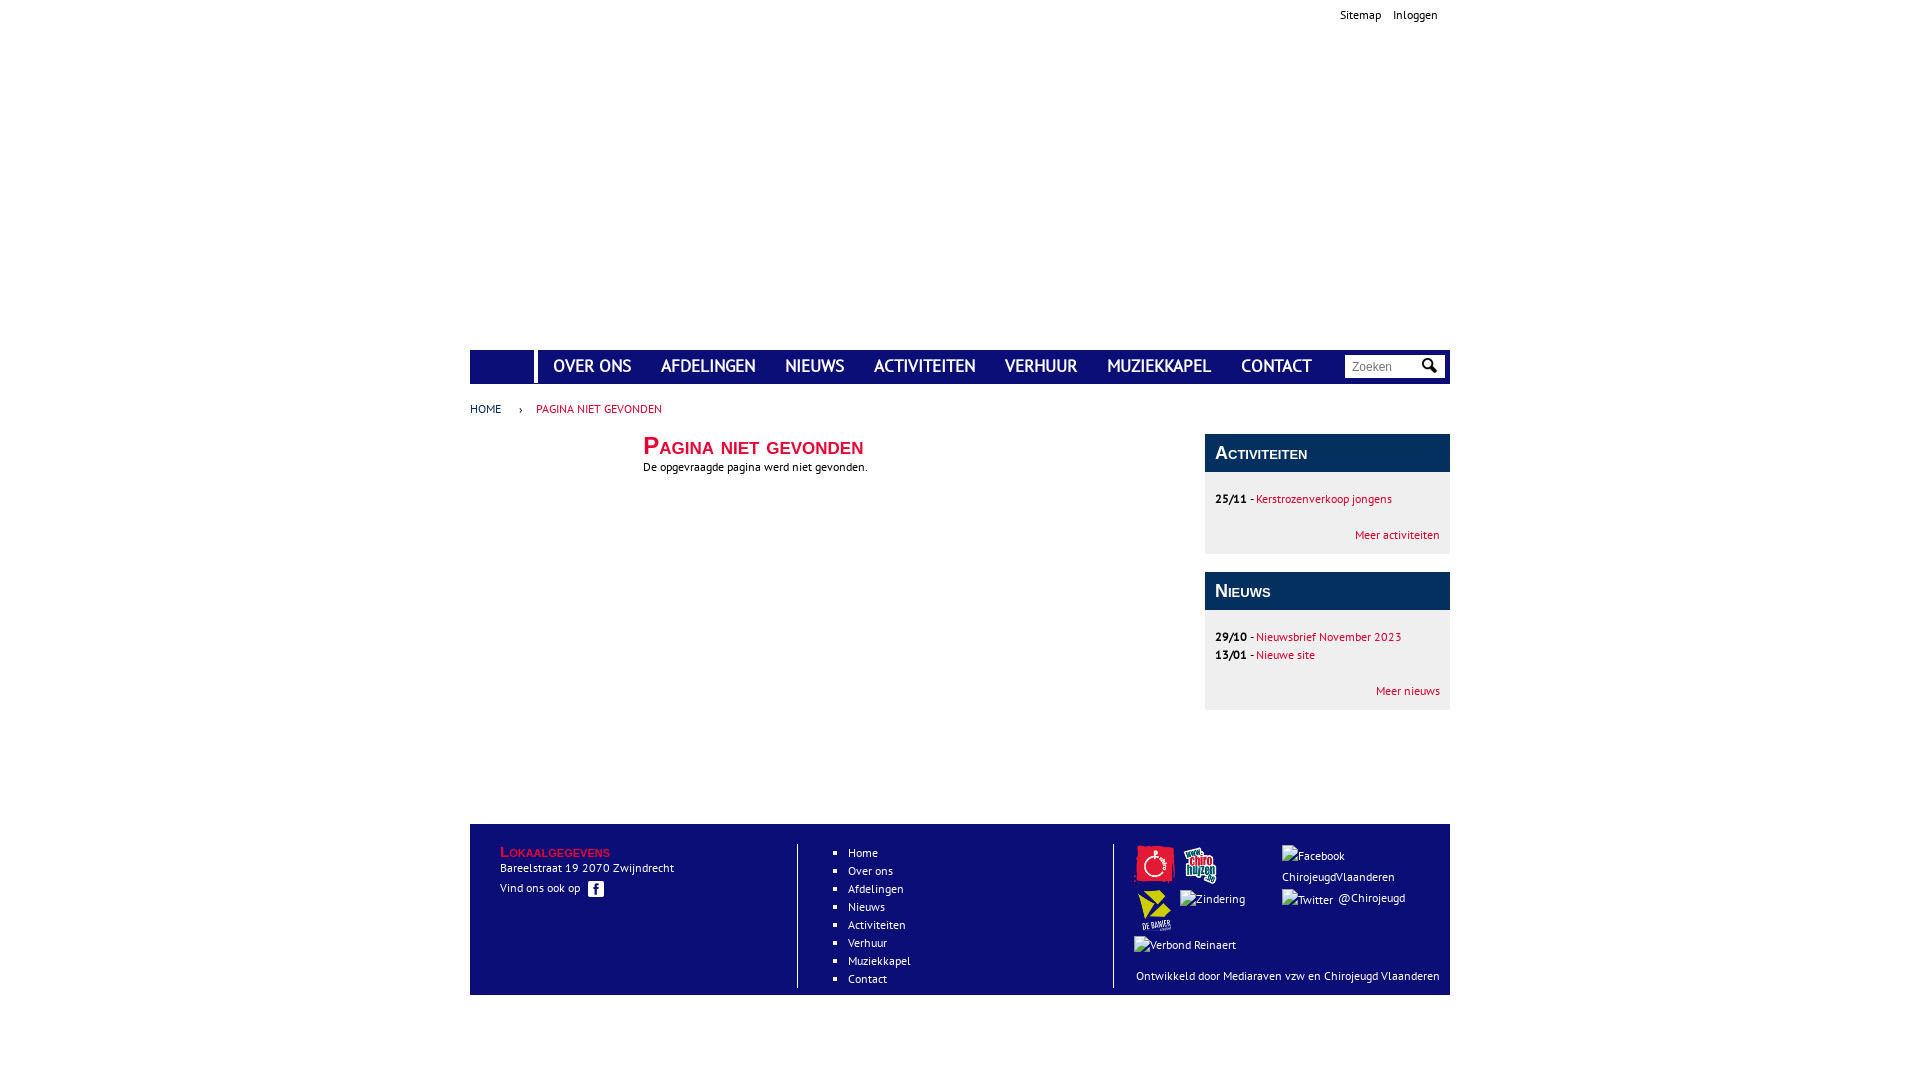 The height and width of the screenshot is (1080, 1920). I want to click on 'Sitemap', so click(1360, 14).